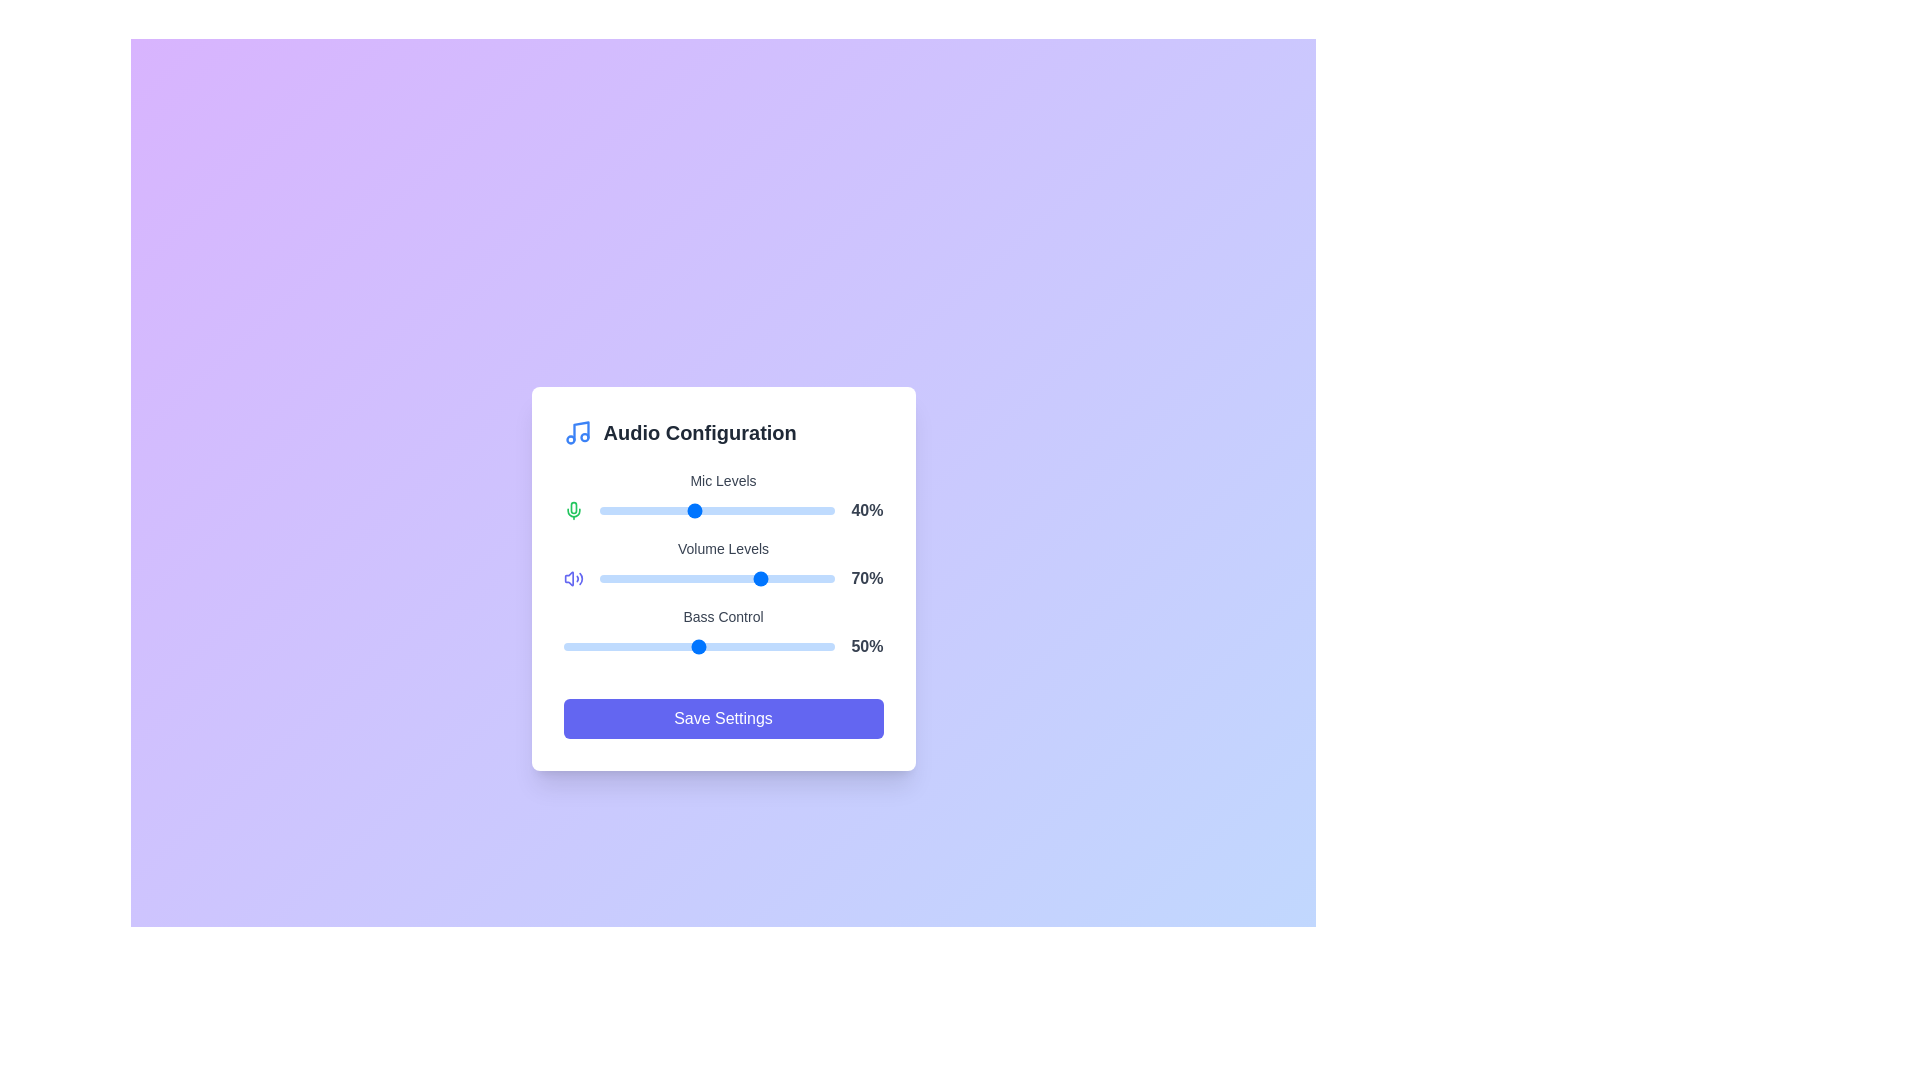  I want to click on the Mic Levels slider to set the microphone volume to 39%, so click(691, 509).